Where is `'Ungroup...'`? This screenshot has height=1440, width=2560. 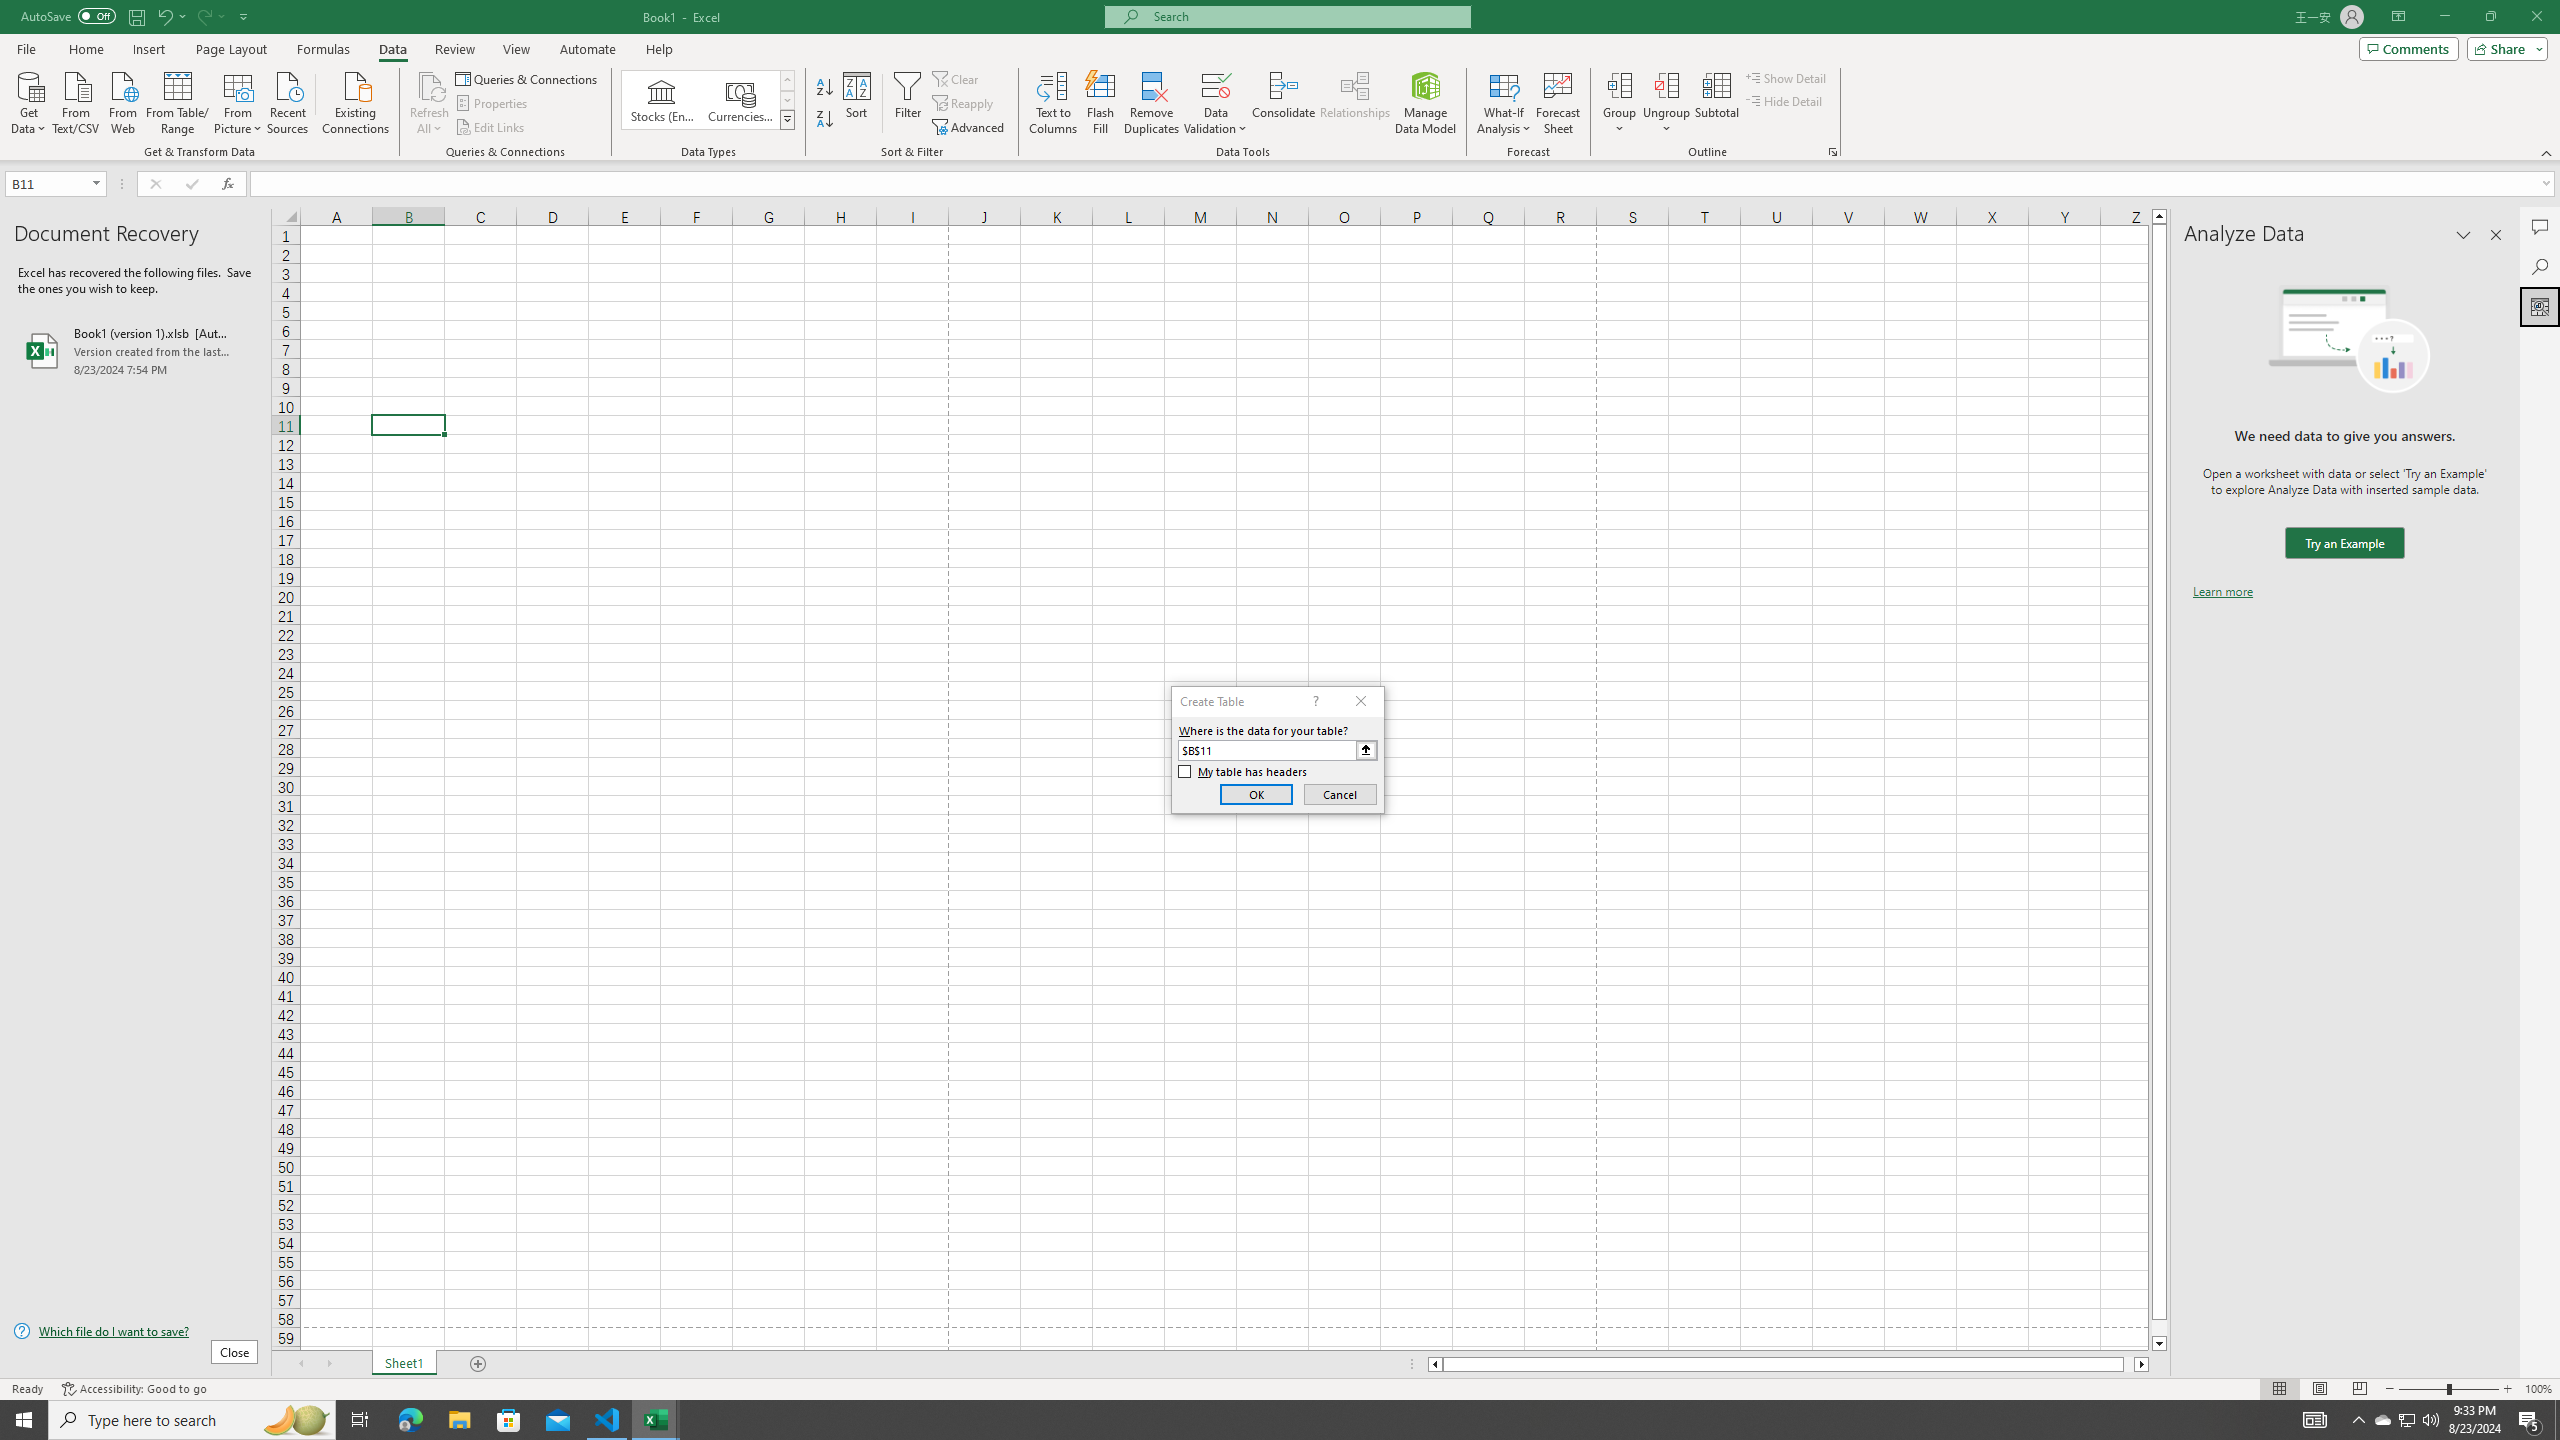 'Ungroup...' is located at coordinates (1666, 103).